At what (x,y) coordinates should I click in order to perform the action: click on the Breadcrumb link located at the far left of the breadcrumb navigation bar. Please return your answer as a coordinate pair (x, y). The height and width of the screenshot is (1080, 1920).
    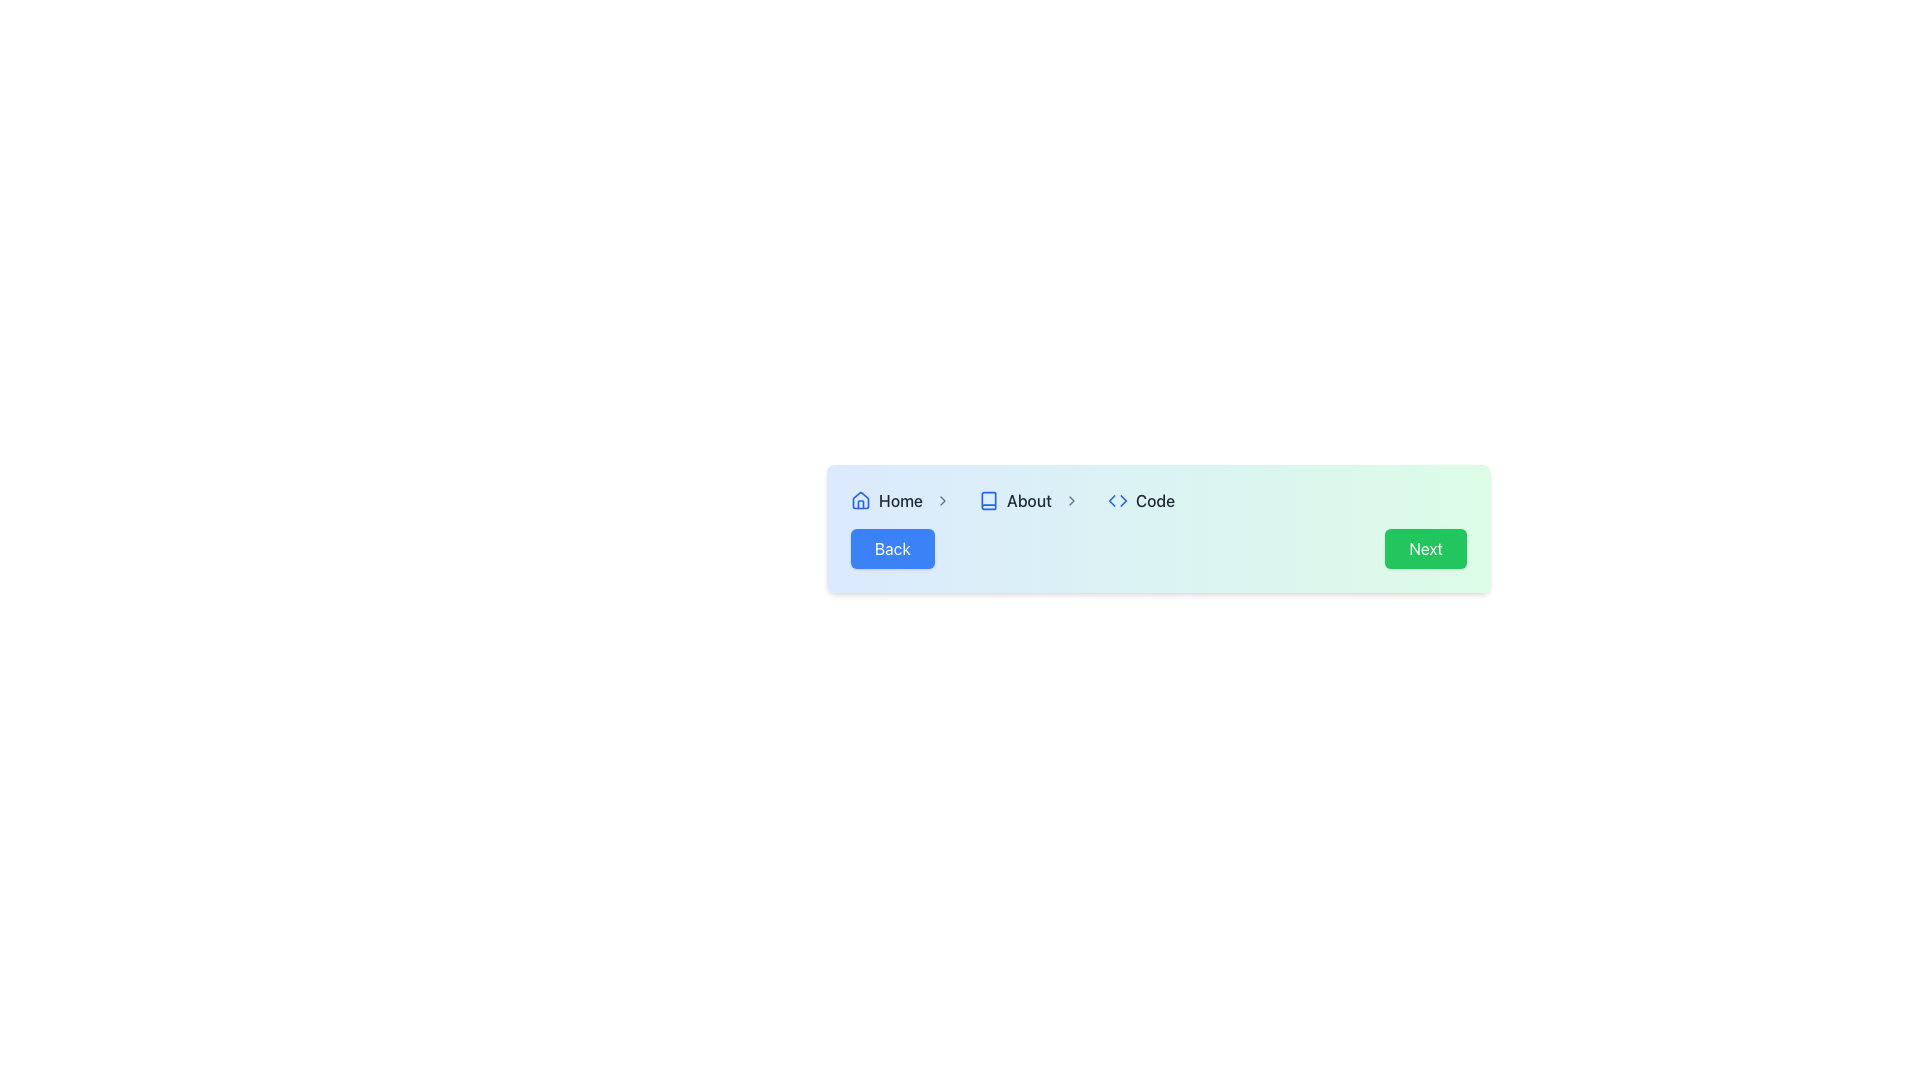
    Looking at the image, I should click on (906, 500).